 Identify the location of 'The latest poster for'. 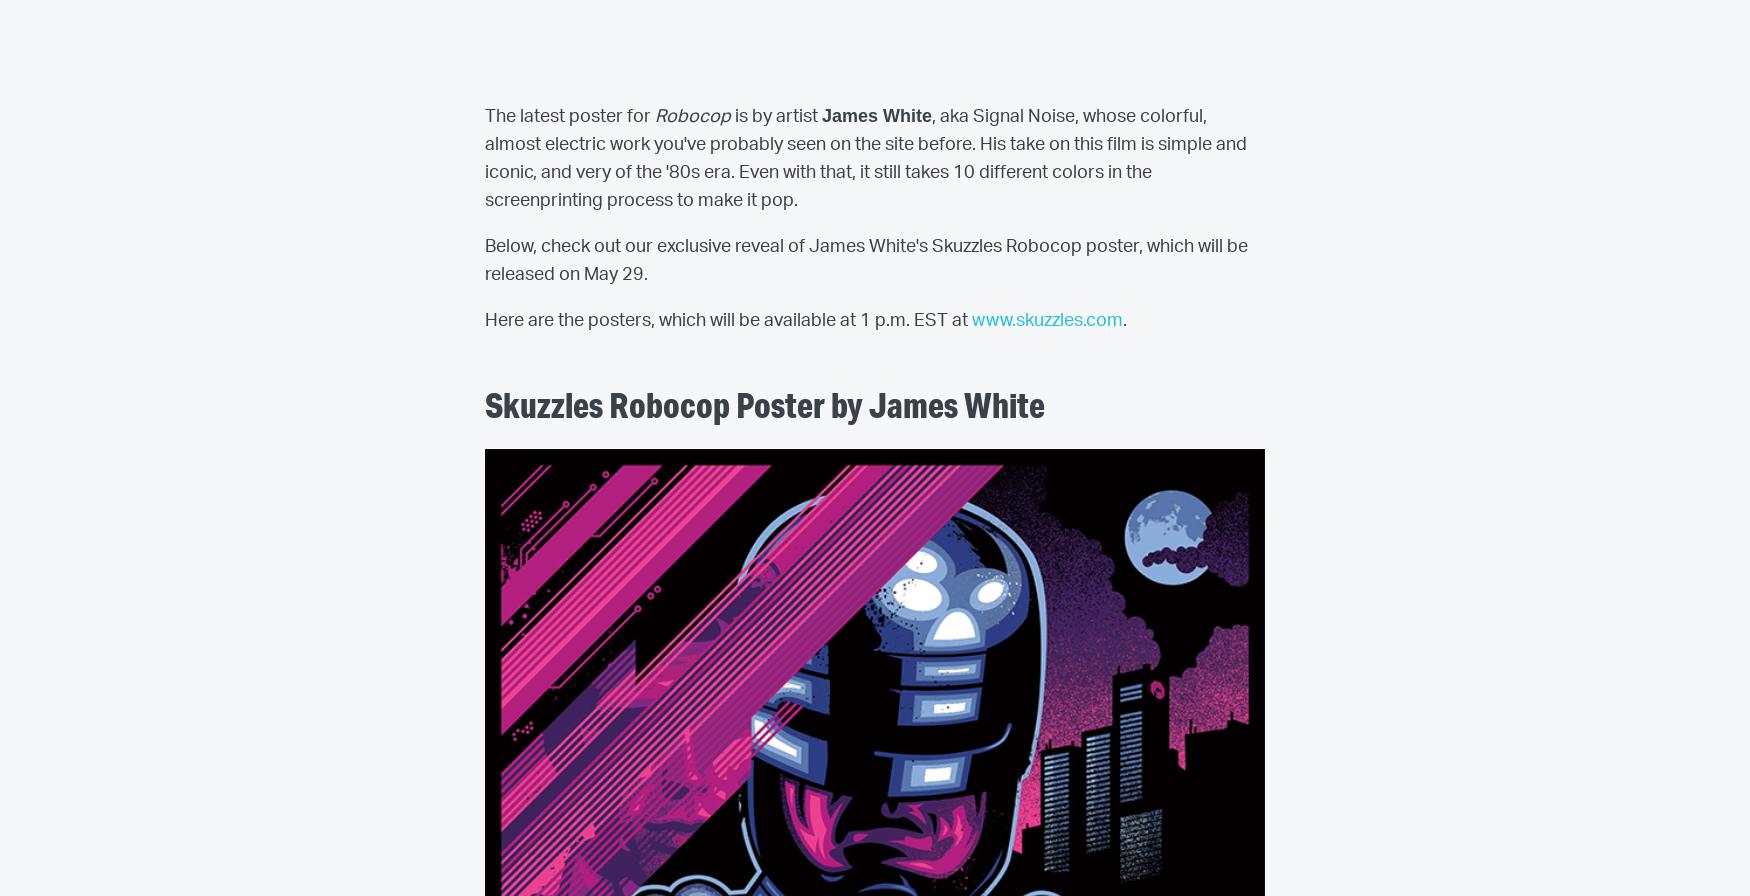
(484, 116).